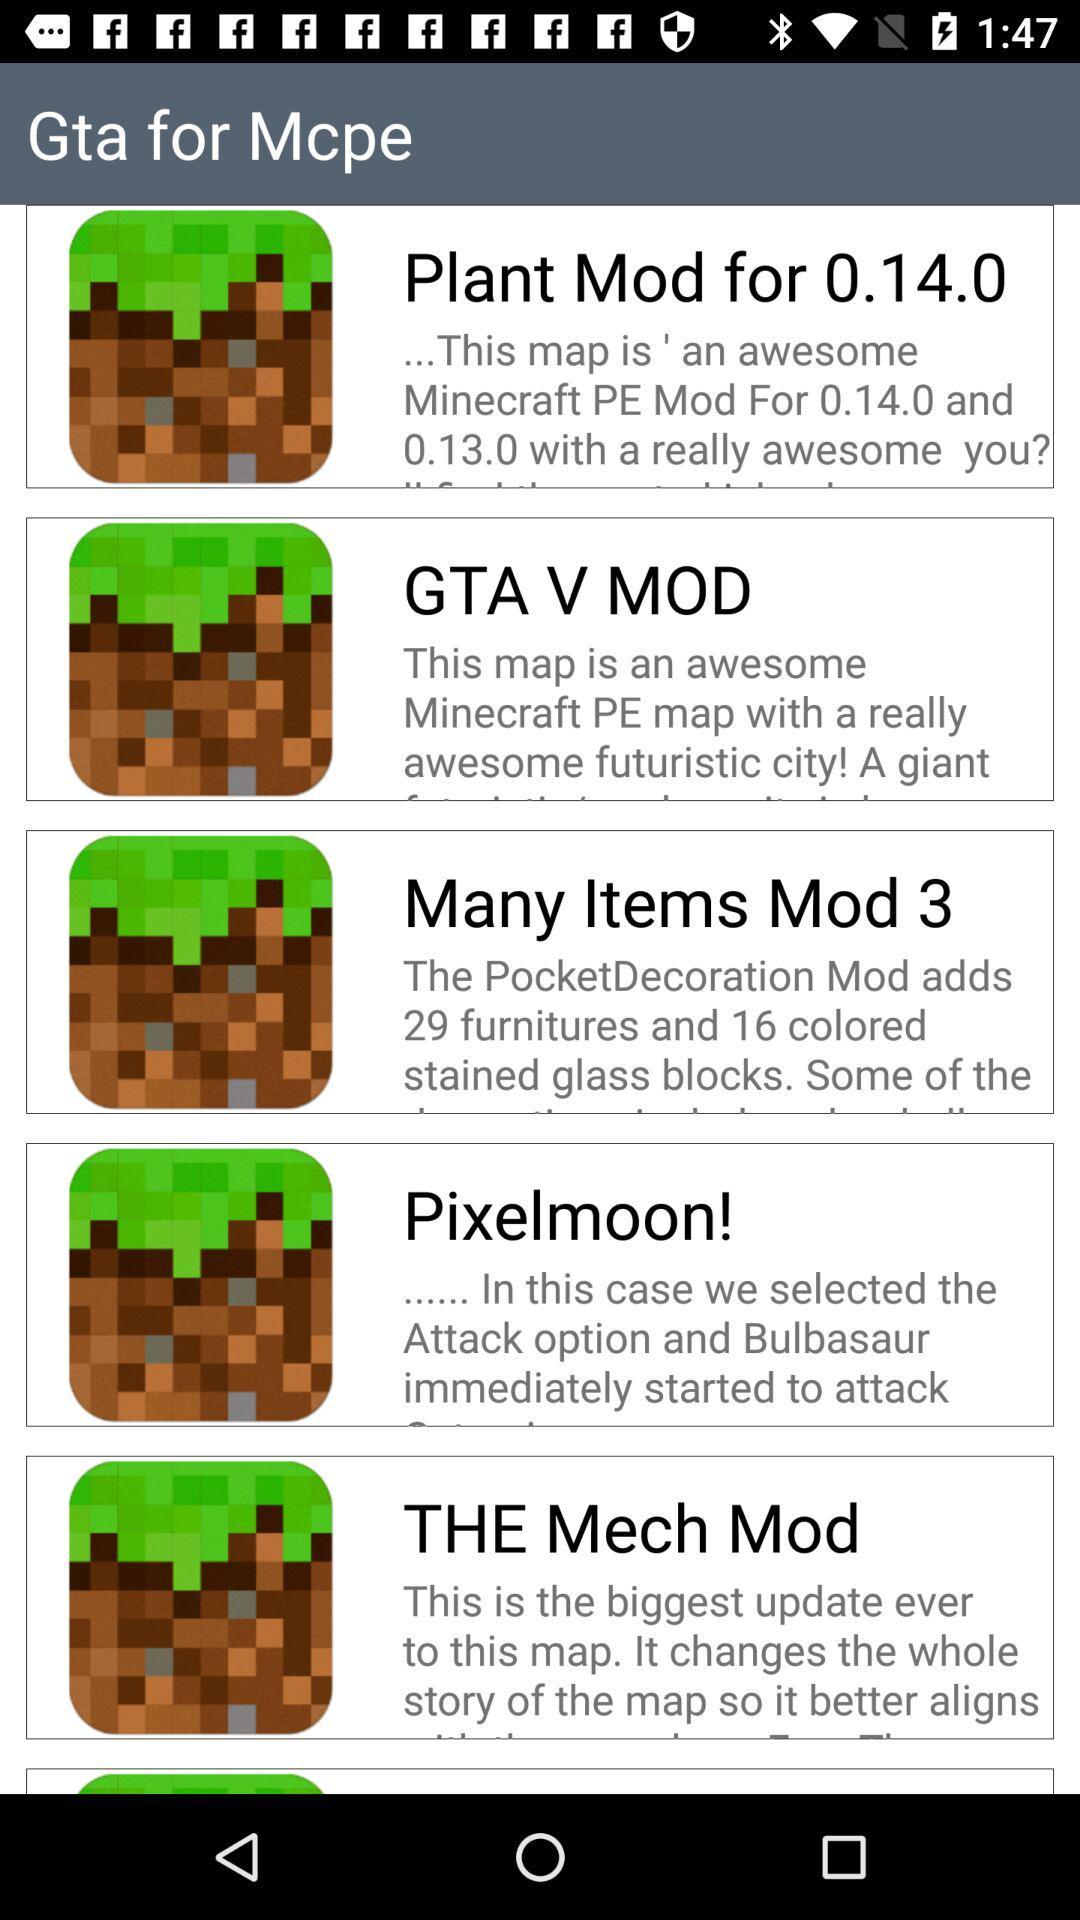  I want to click on the app below the pocketdecoration mod, so click(568, 1212).